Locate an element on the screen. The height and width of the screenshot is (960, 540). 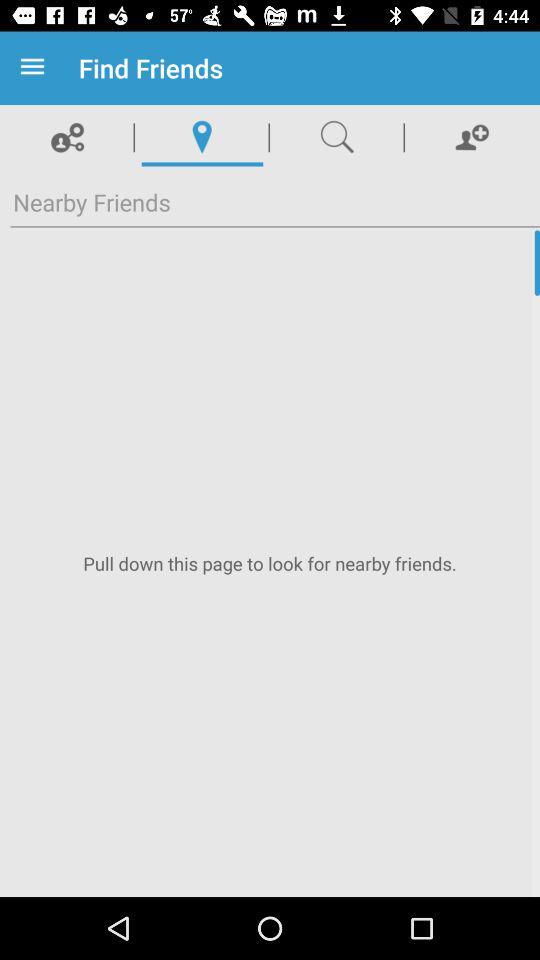
app to the left of the find friends app is located at coordinates (36, 68).